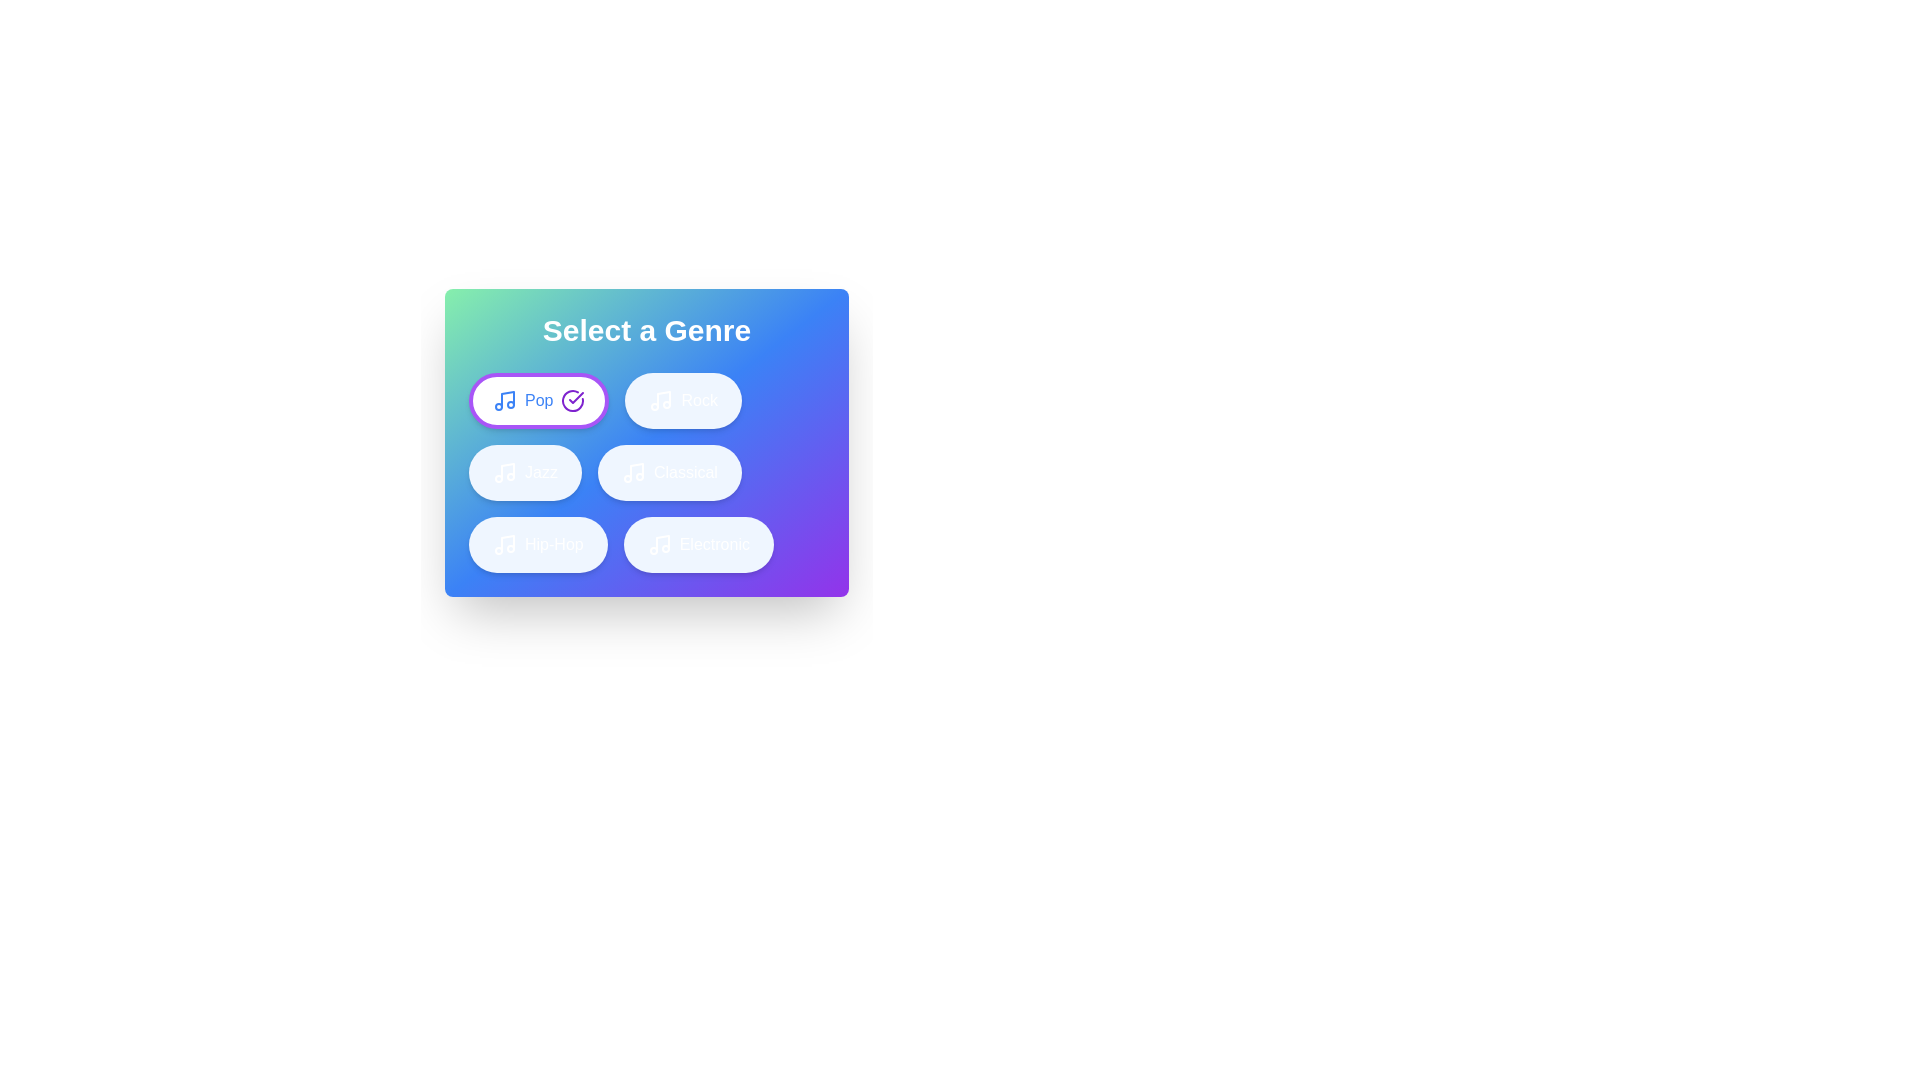 The height and width of the screenshot is (1080, 1920). What do you see at coordinates (525, 473) in the screenshot?
I see `the 'Jazz' genre button, which is the third button from the top in the left column of the music selection interface, positioned between the 'Rock' and 'Hip-Hop' buttons` at bounding box center [525, 473].